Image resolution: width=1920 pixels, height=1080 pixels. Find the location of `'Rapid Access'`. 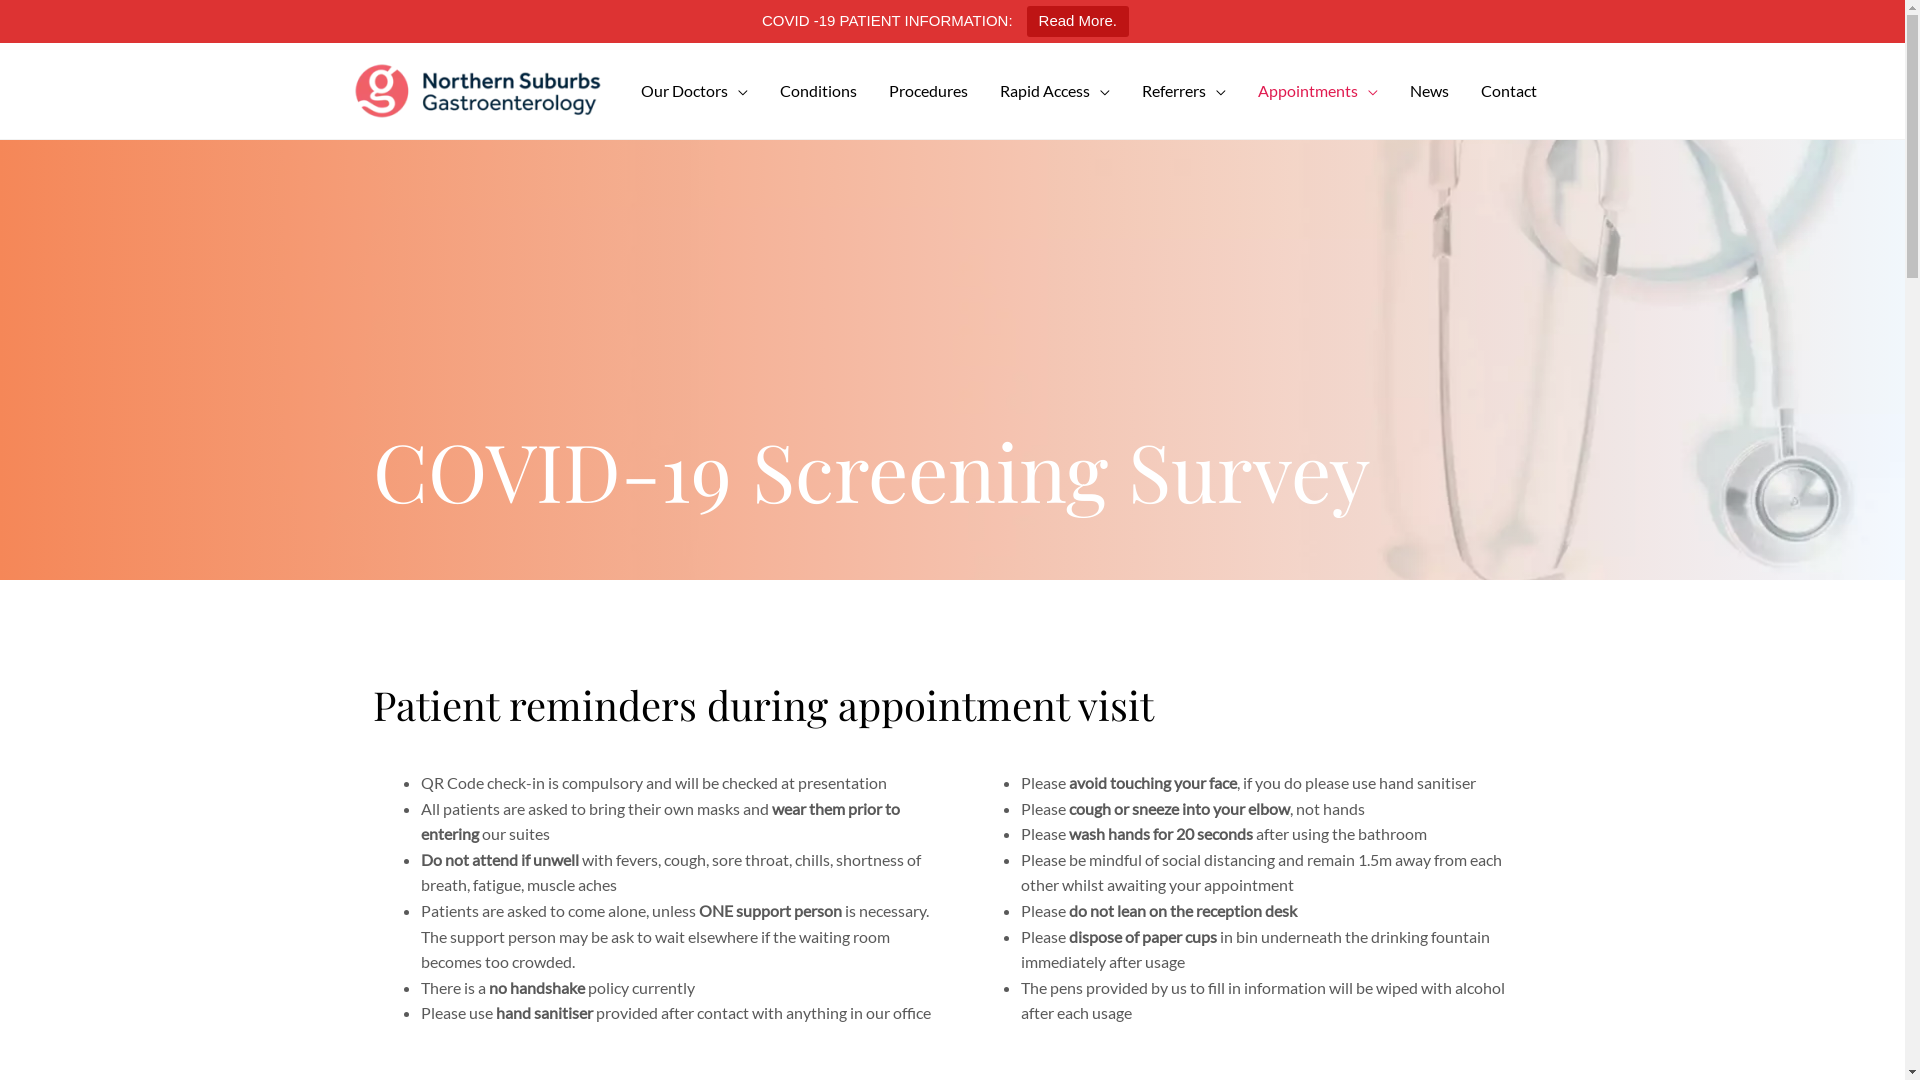

'Rapid Access' is located at coordinates (1054, 91).